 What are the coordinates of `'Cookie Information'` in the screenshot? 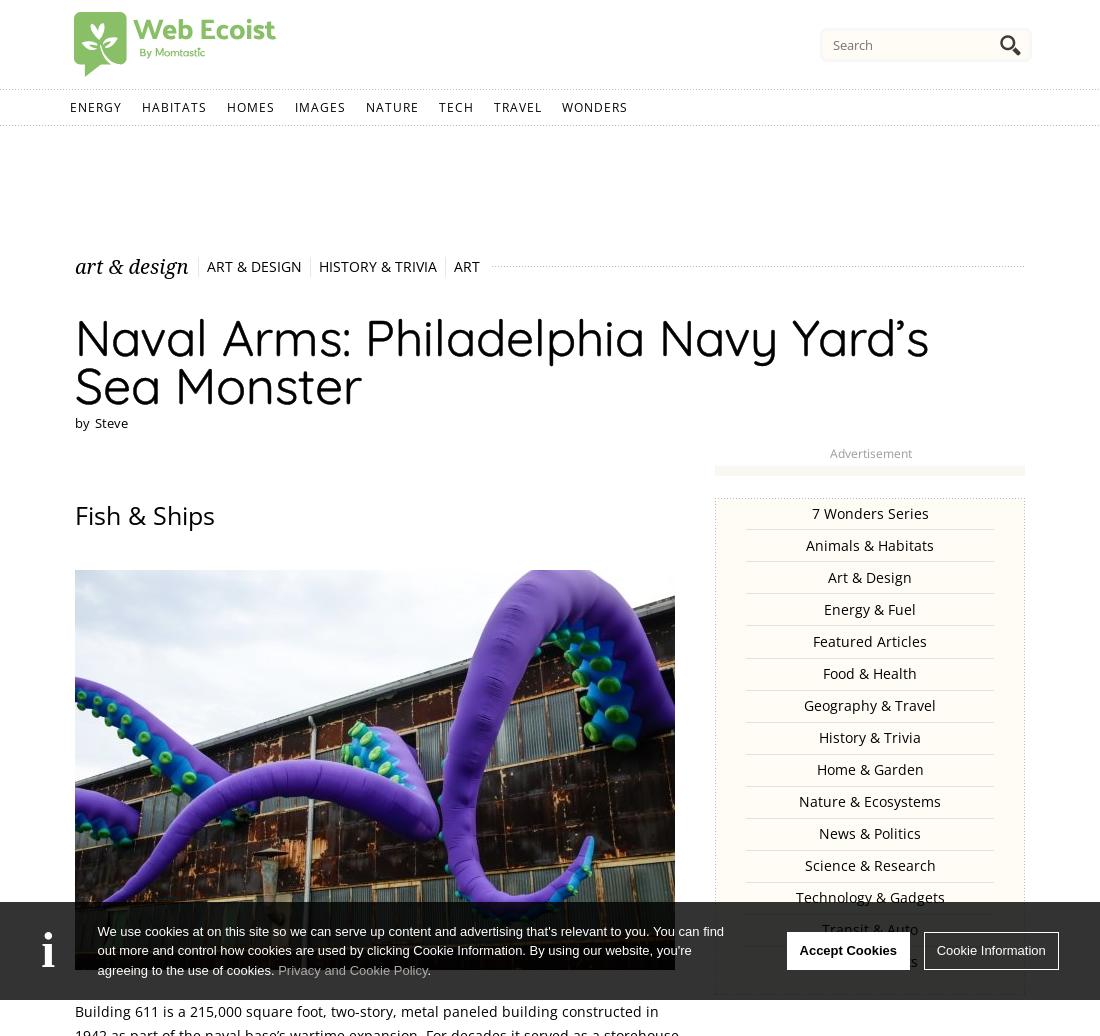 It's located at (935, 950).